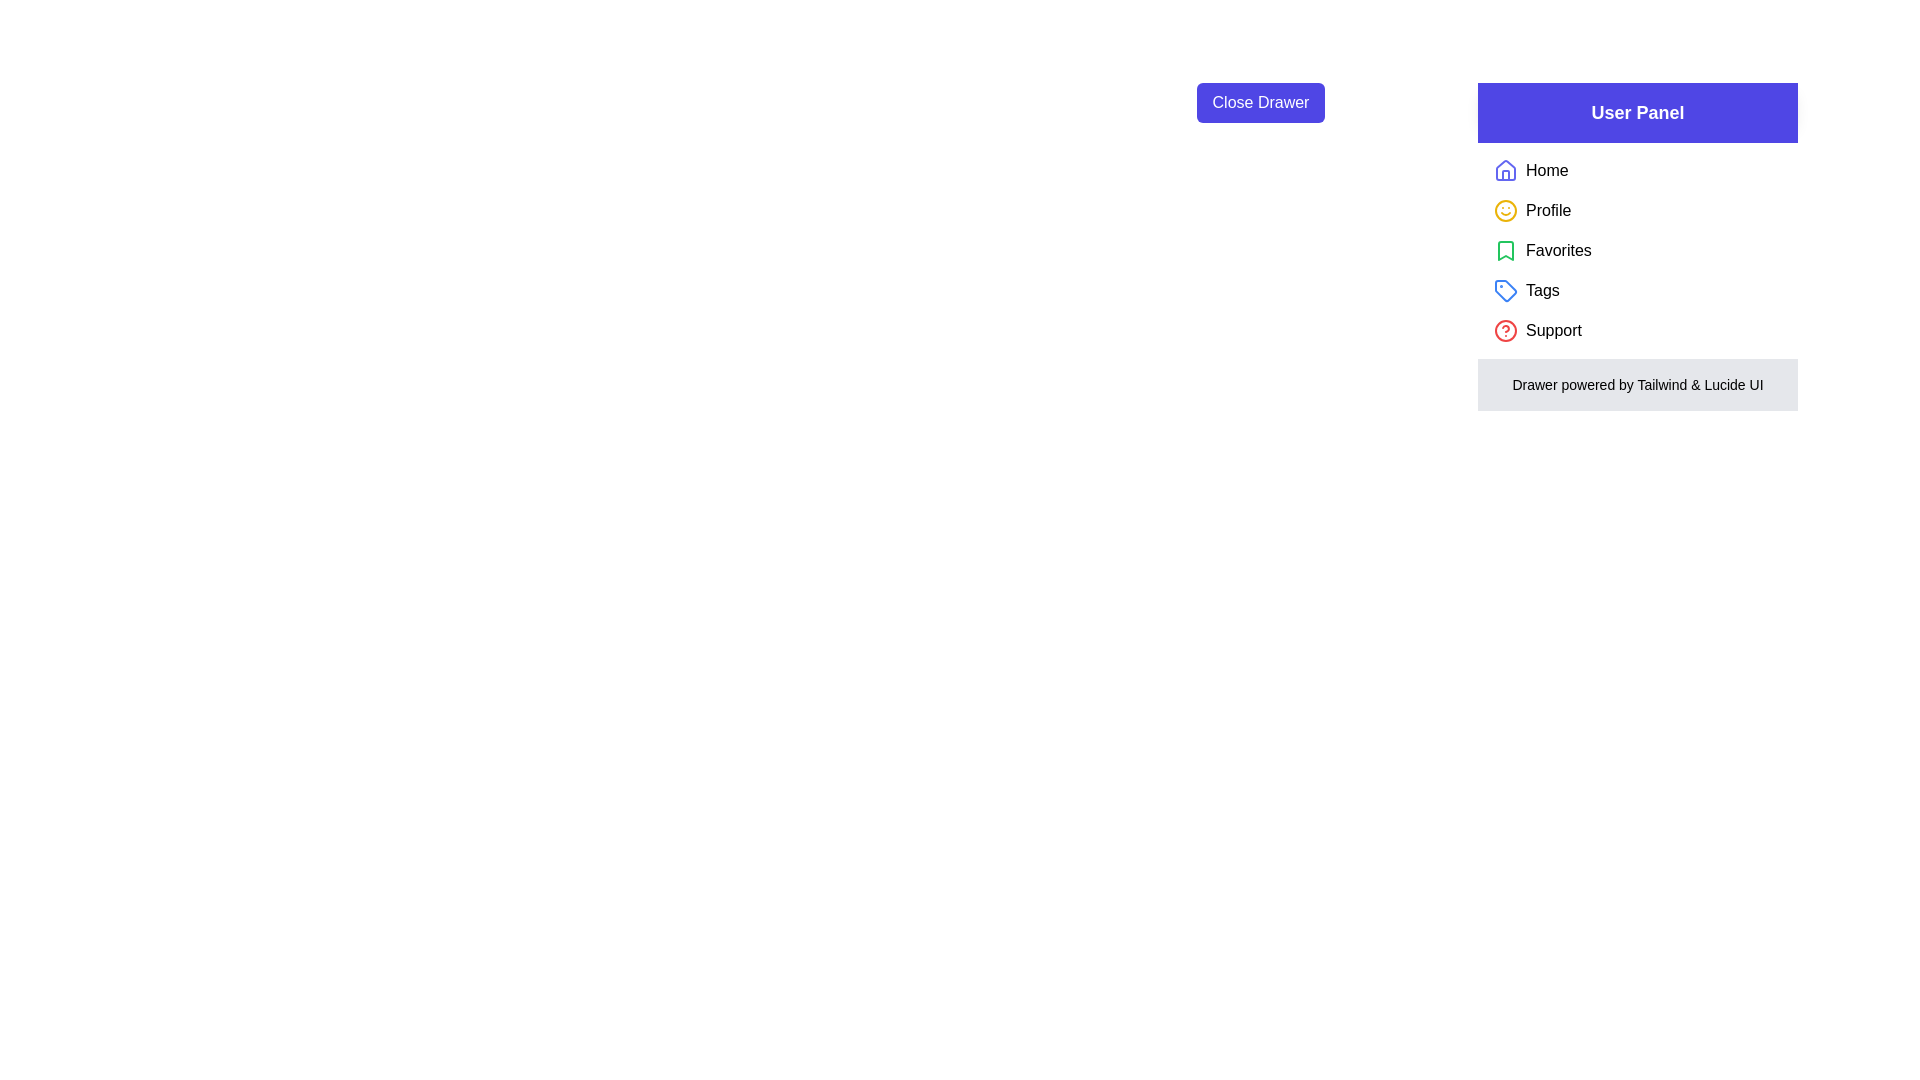  I want to click on the menu item Favorites in the drawer, so click(1557, 249).